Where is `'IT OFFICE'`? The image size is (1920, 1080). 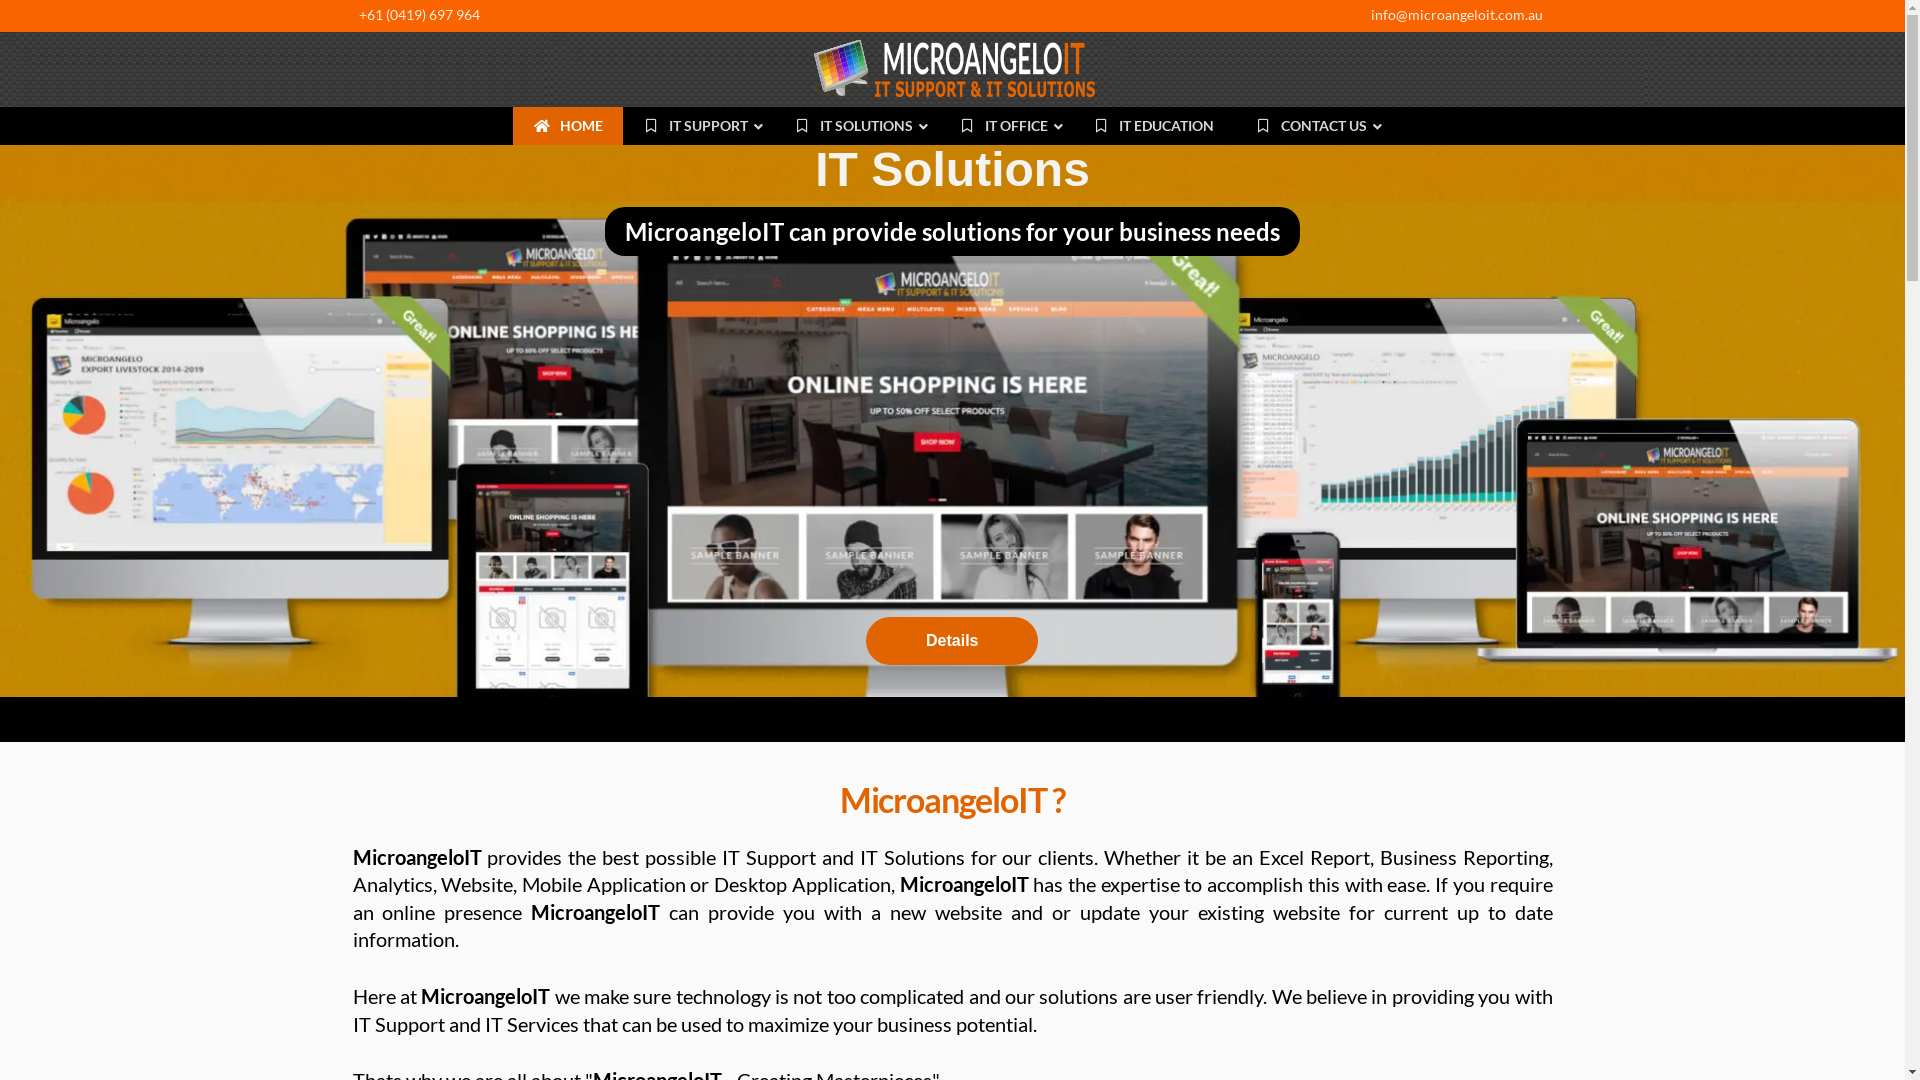 'IT OFFICE' is located at coordinates (1005, 126).